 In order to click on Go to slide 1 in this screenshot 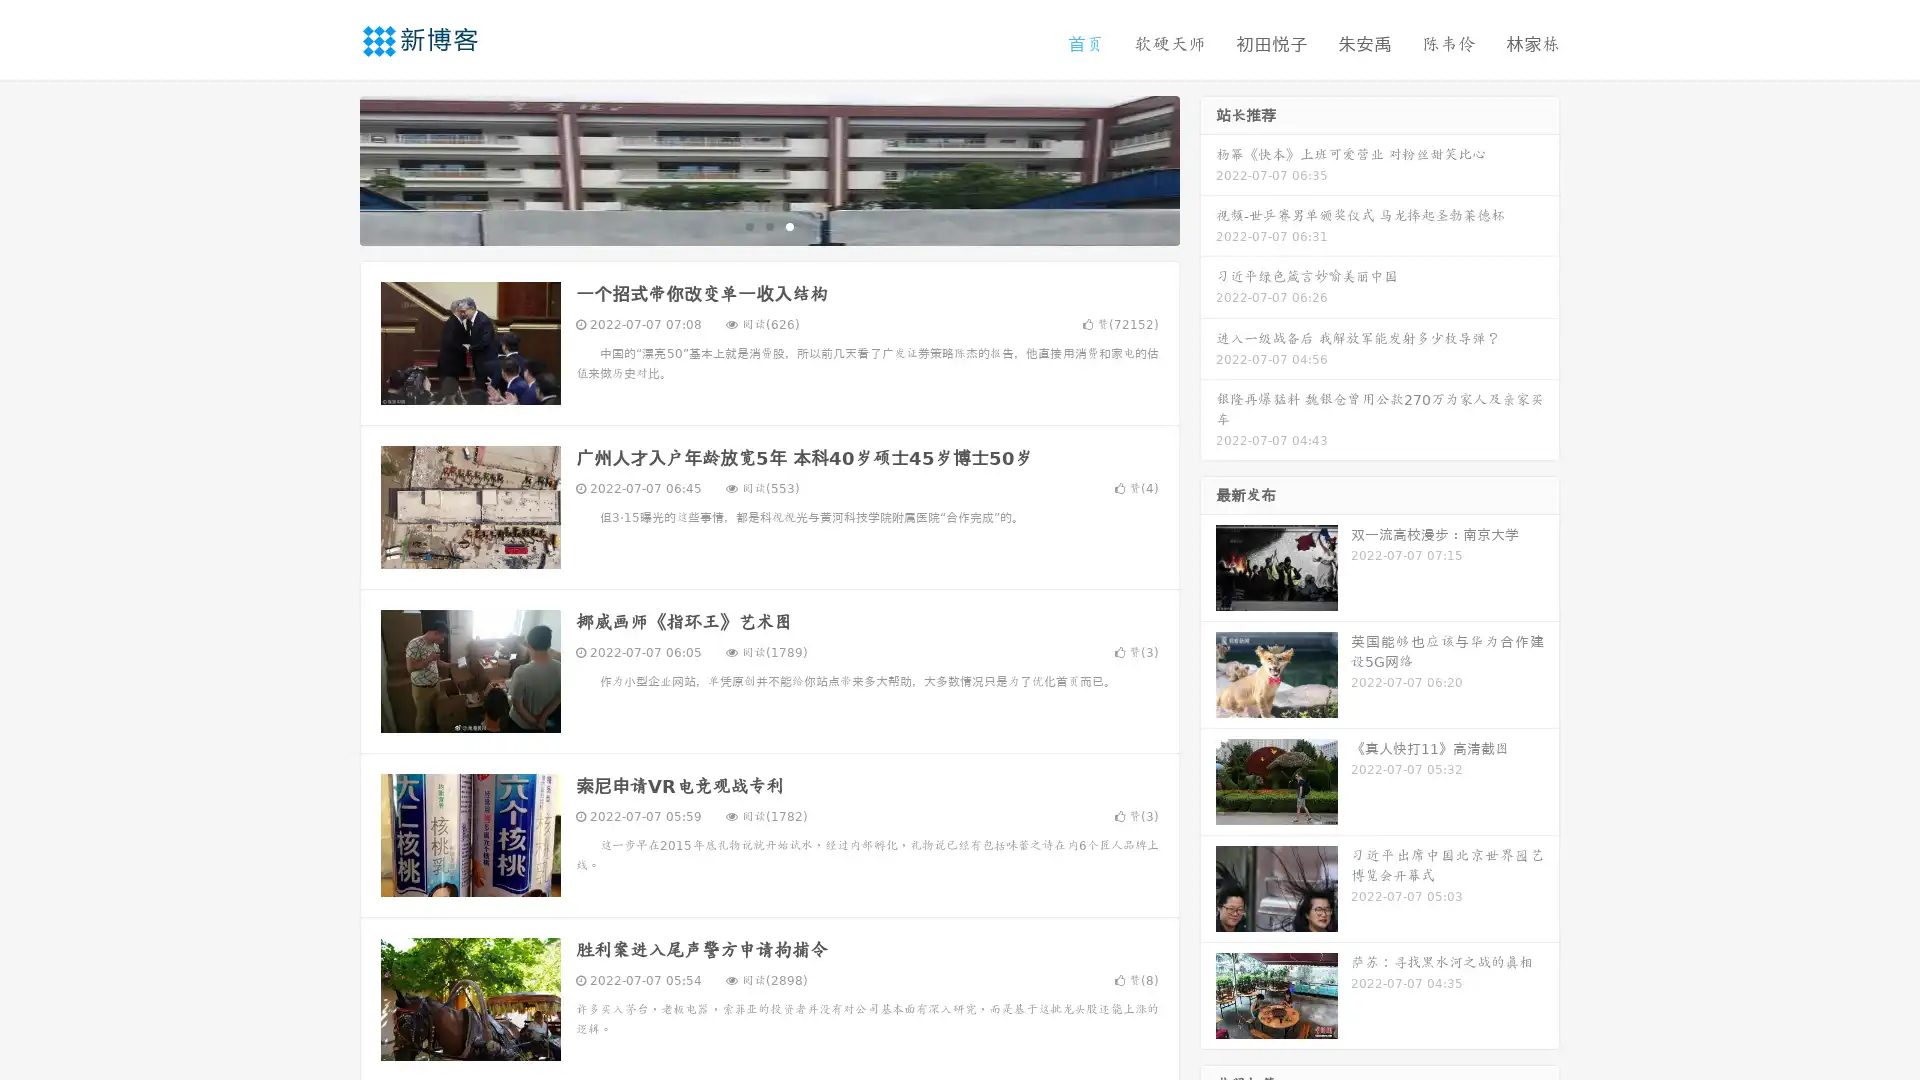, I will do `click(748, 225)`.